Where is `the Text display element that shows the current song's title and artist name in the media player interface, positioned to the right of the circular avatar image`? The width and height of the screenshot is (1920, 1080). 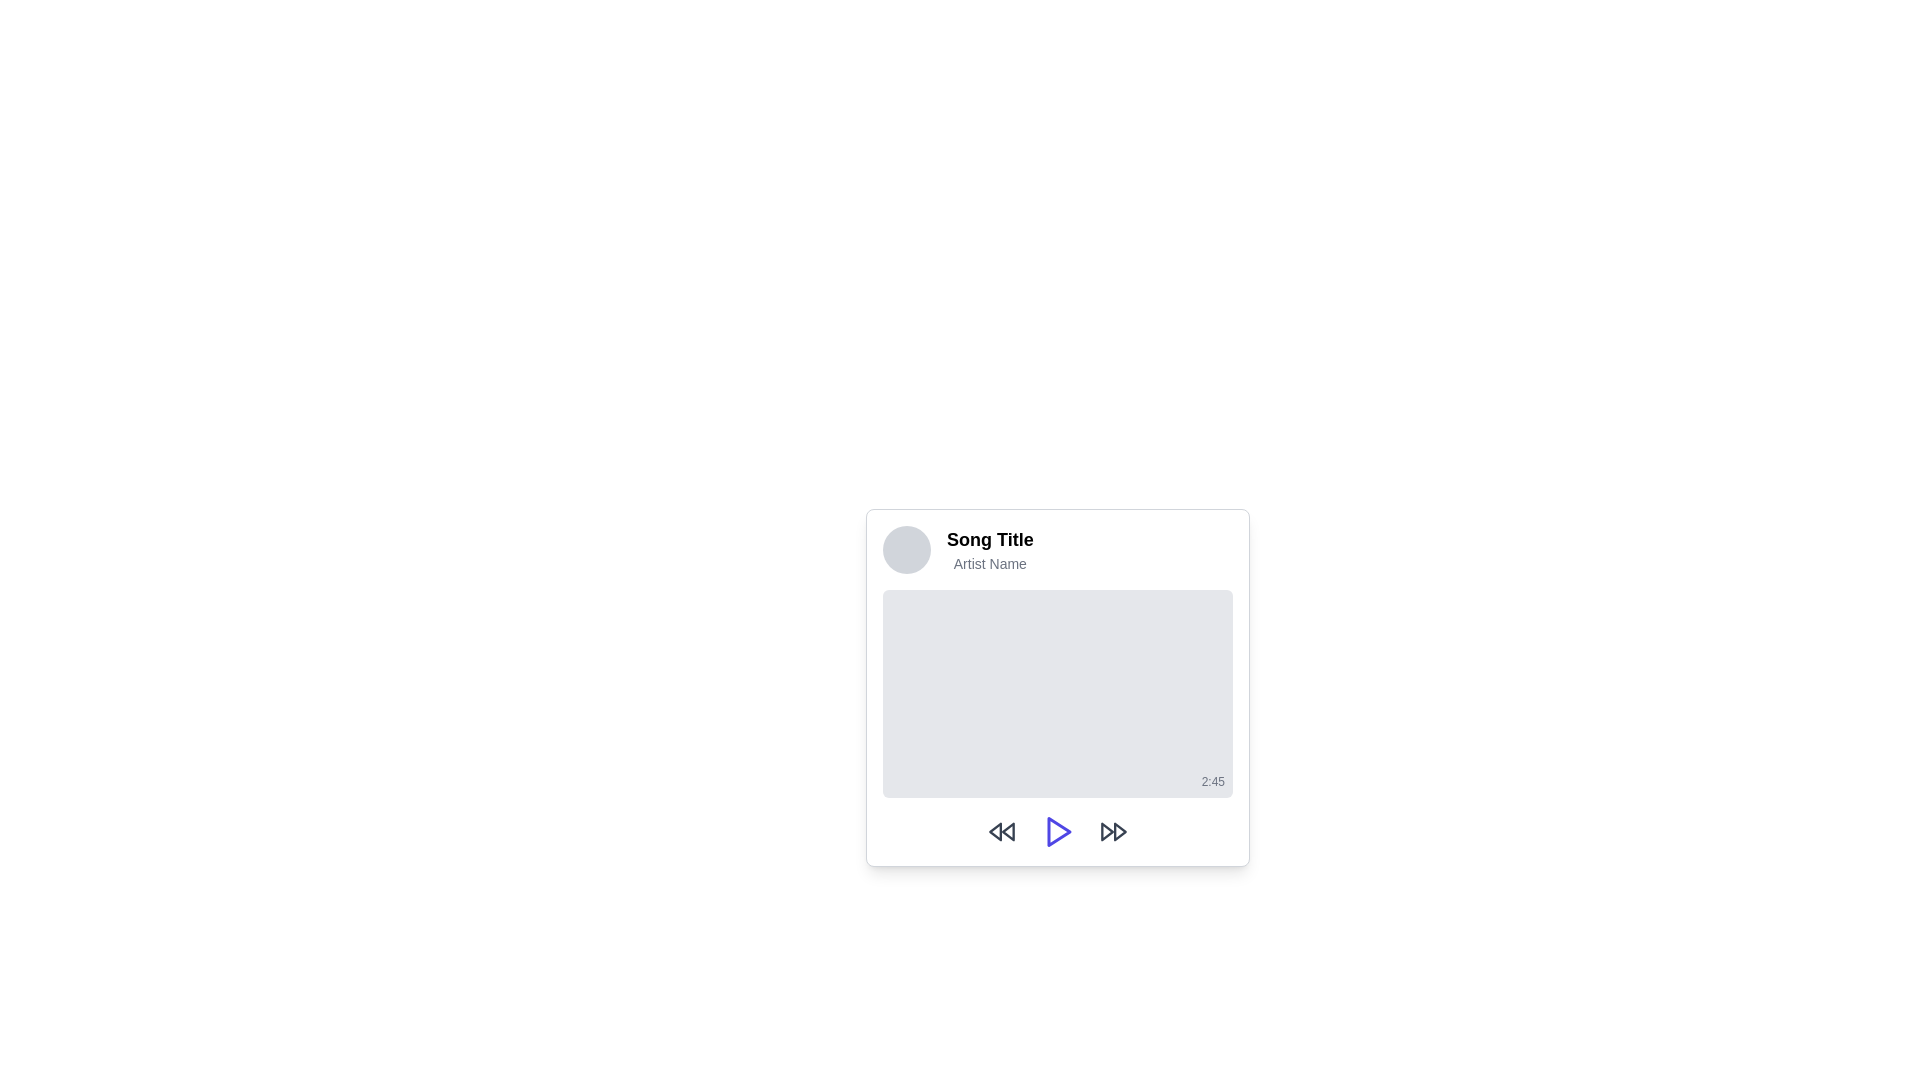
the Text display element that shows the current song's title and artist name in the media player interface, positioned to the right of the circular avatar image is located at coordinates (990, 550).